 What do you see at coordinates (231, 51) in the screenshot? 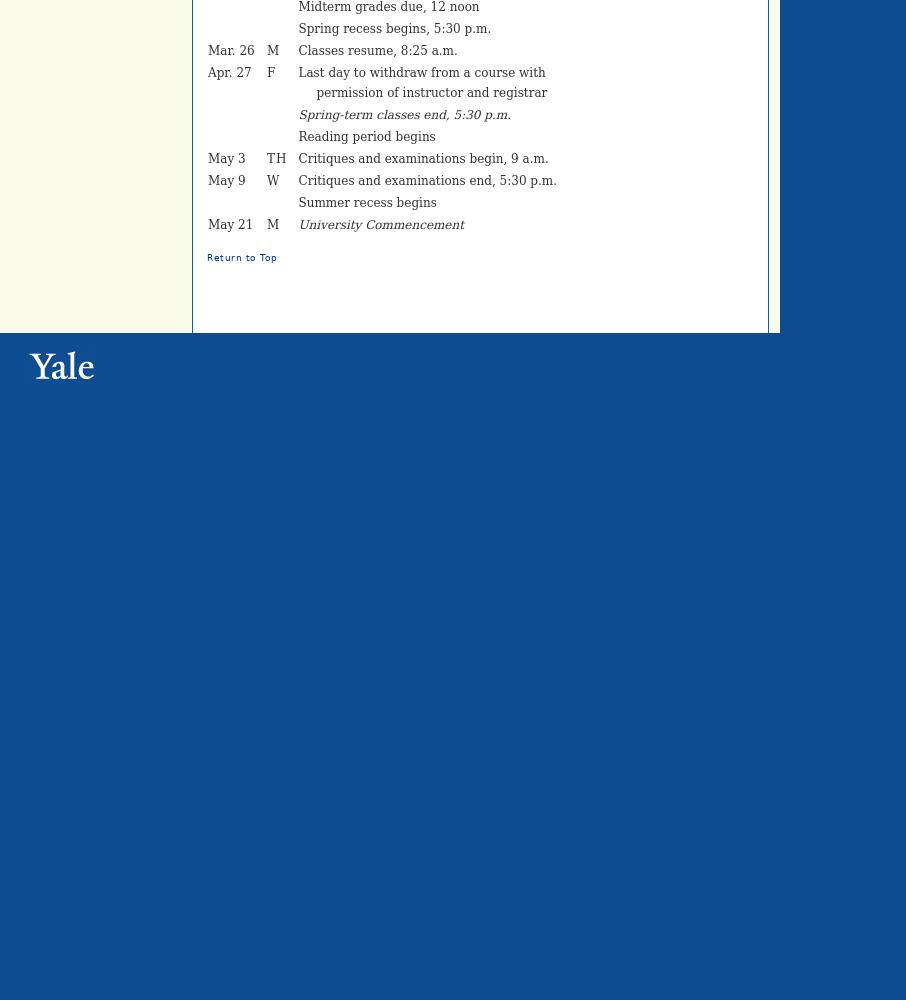
I see `'Mar. 26'` at bounding box center [231, 51].